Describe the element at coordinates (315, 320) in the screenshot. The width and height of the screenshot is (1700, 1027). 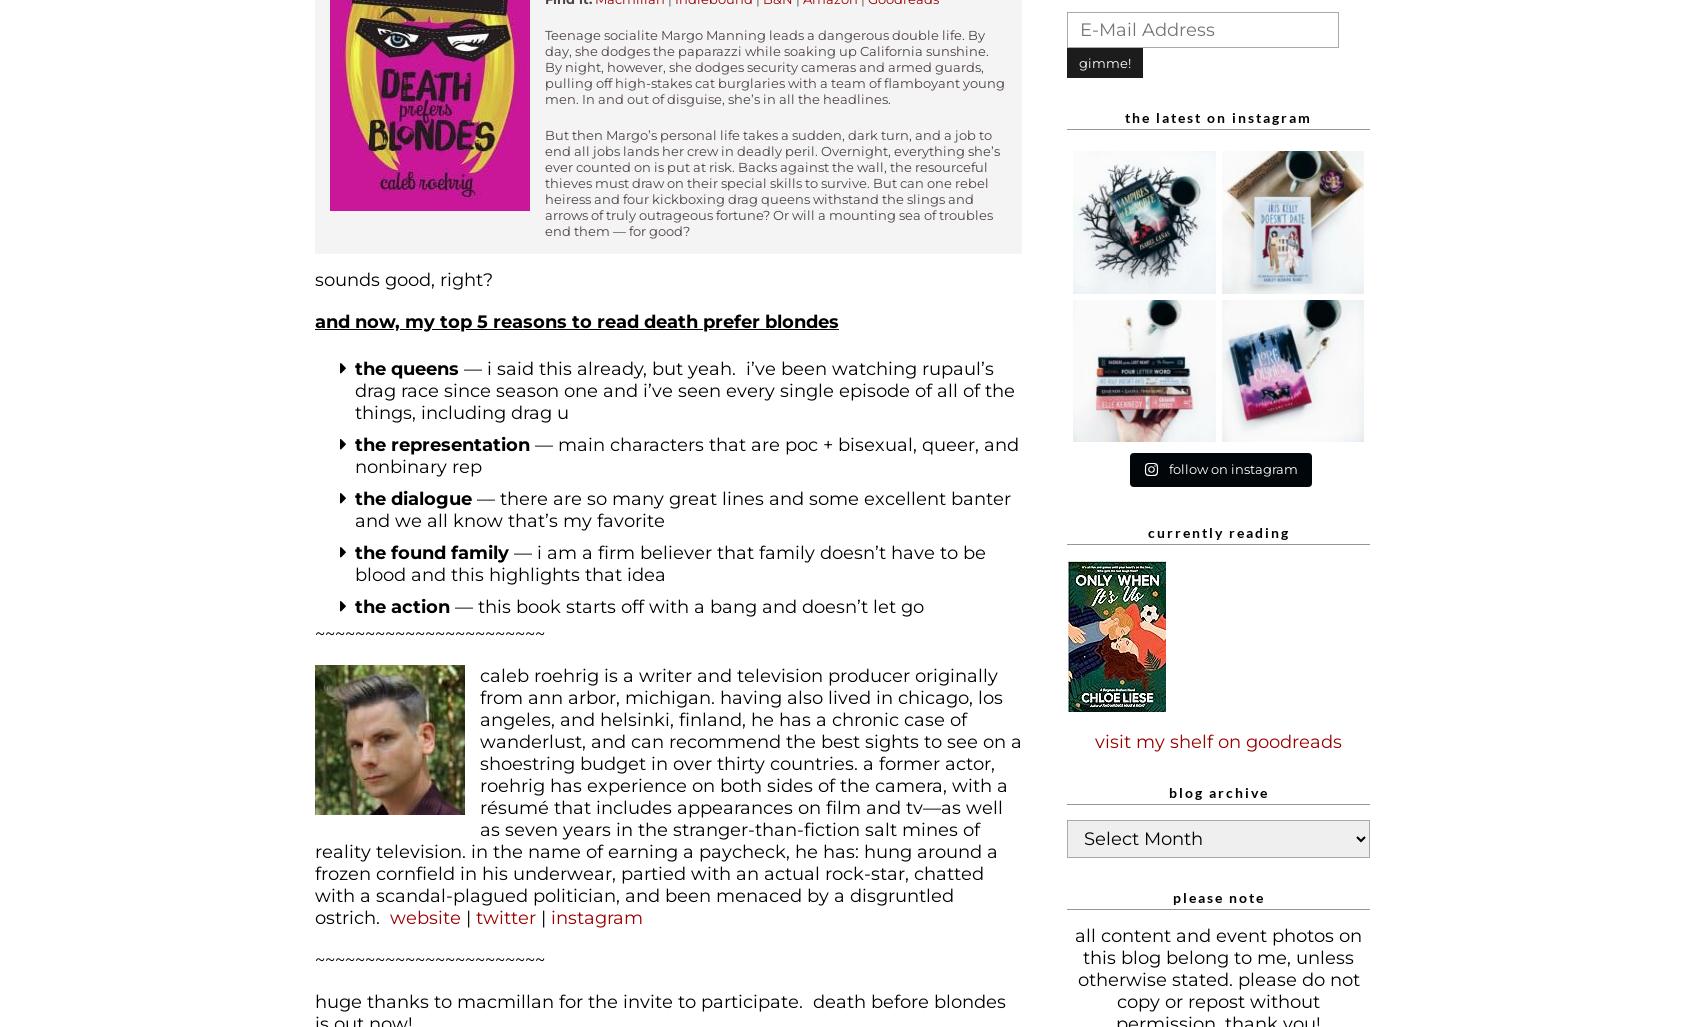
I see `'And now, my top 5 reasons to read Death Prefer Blondes'` at that location.